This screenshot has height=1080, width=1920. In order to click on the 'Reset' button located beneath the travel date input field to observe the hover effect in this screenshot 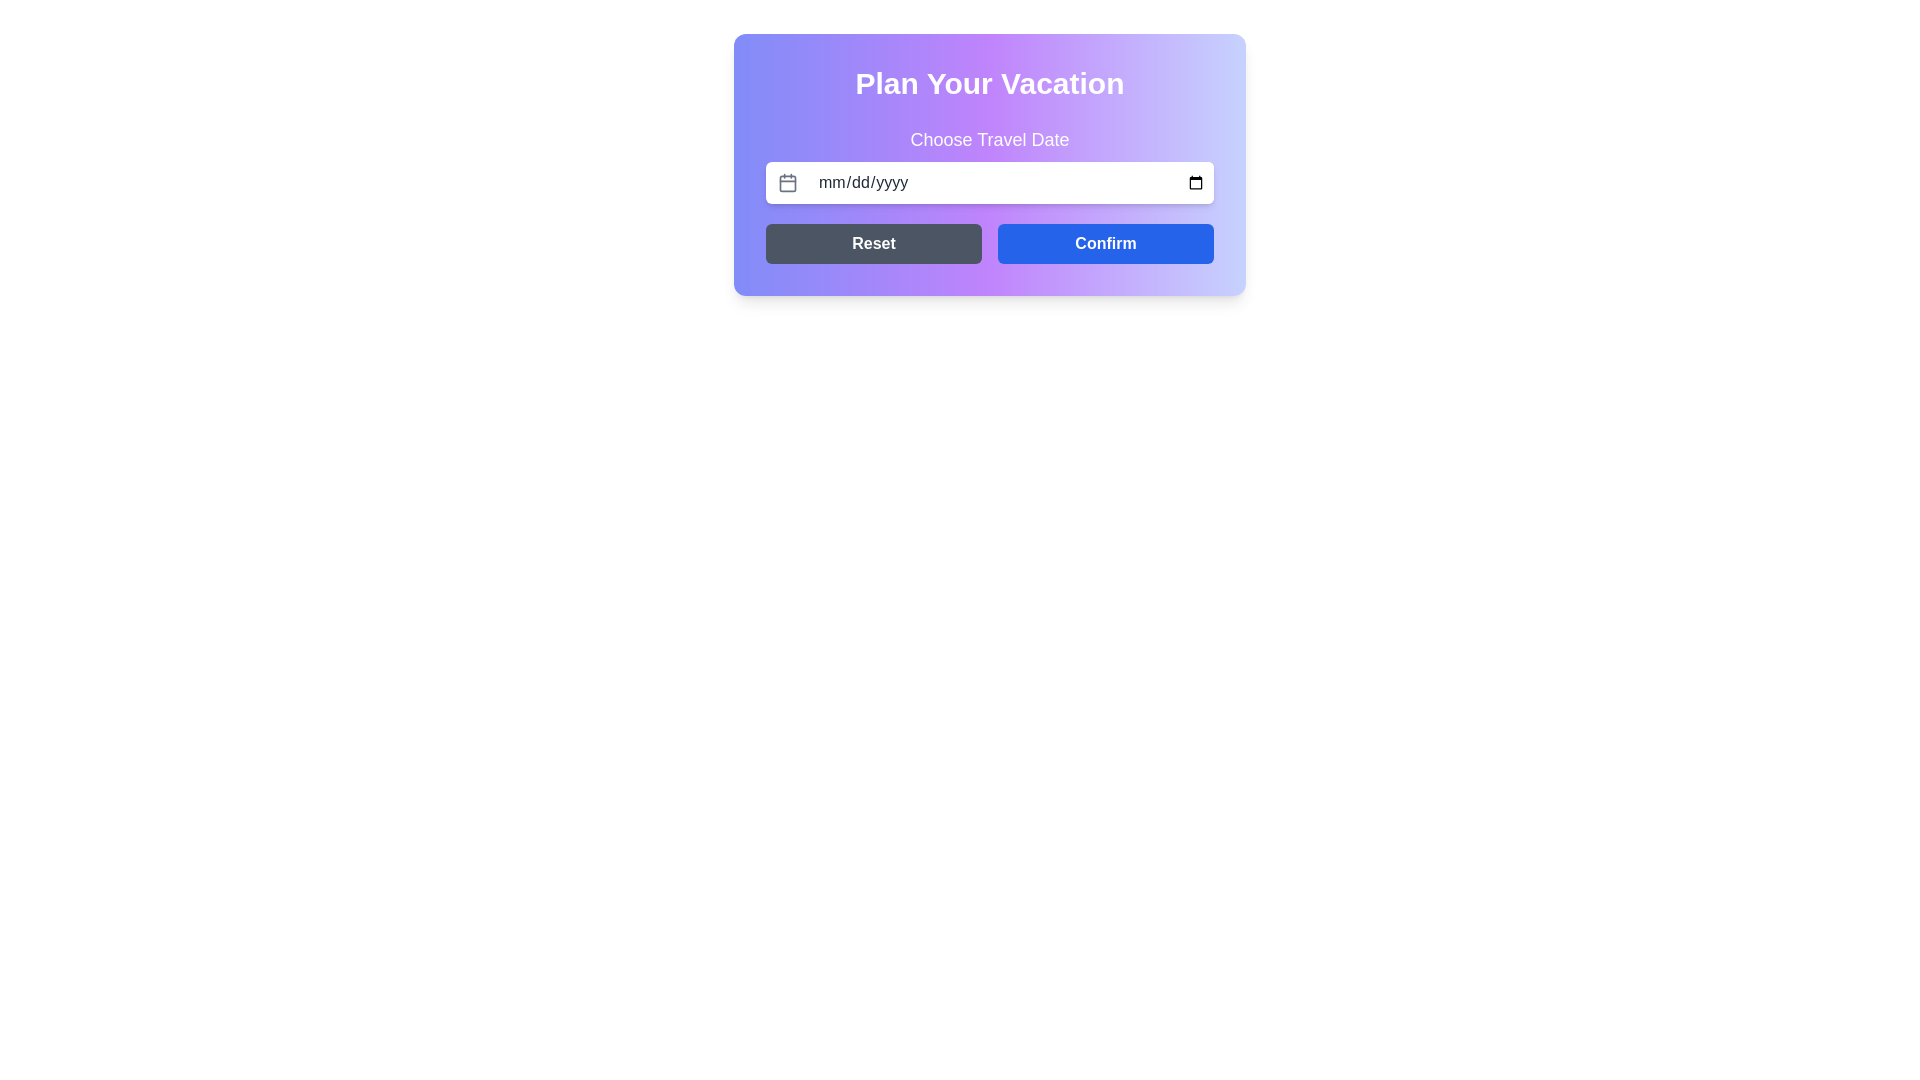, I will do `click(873, 242)`.